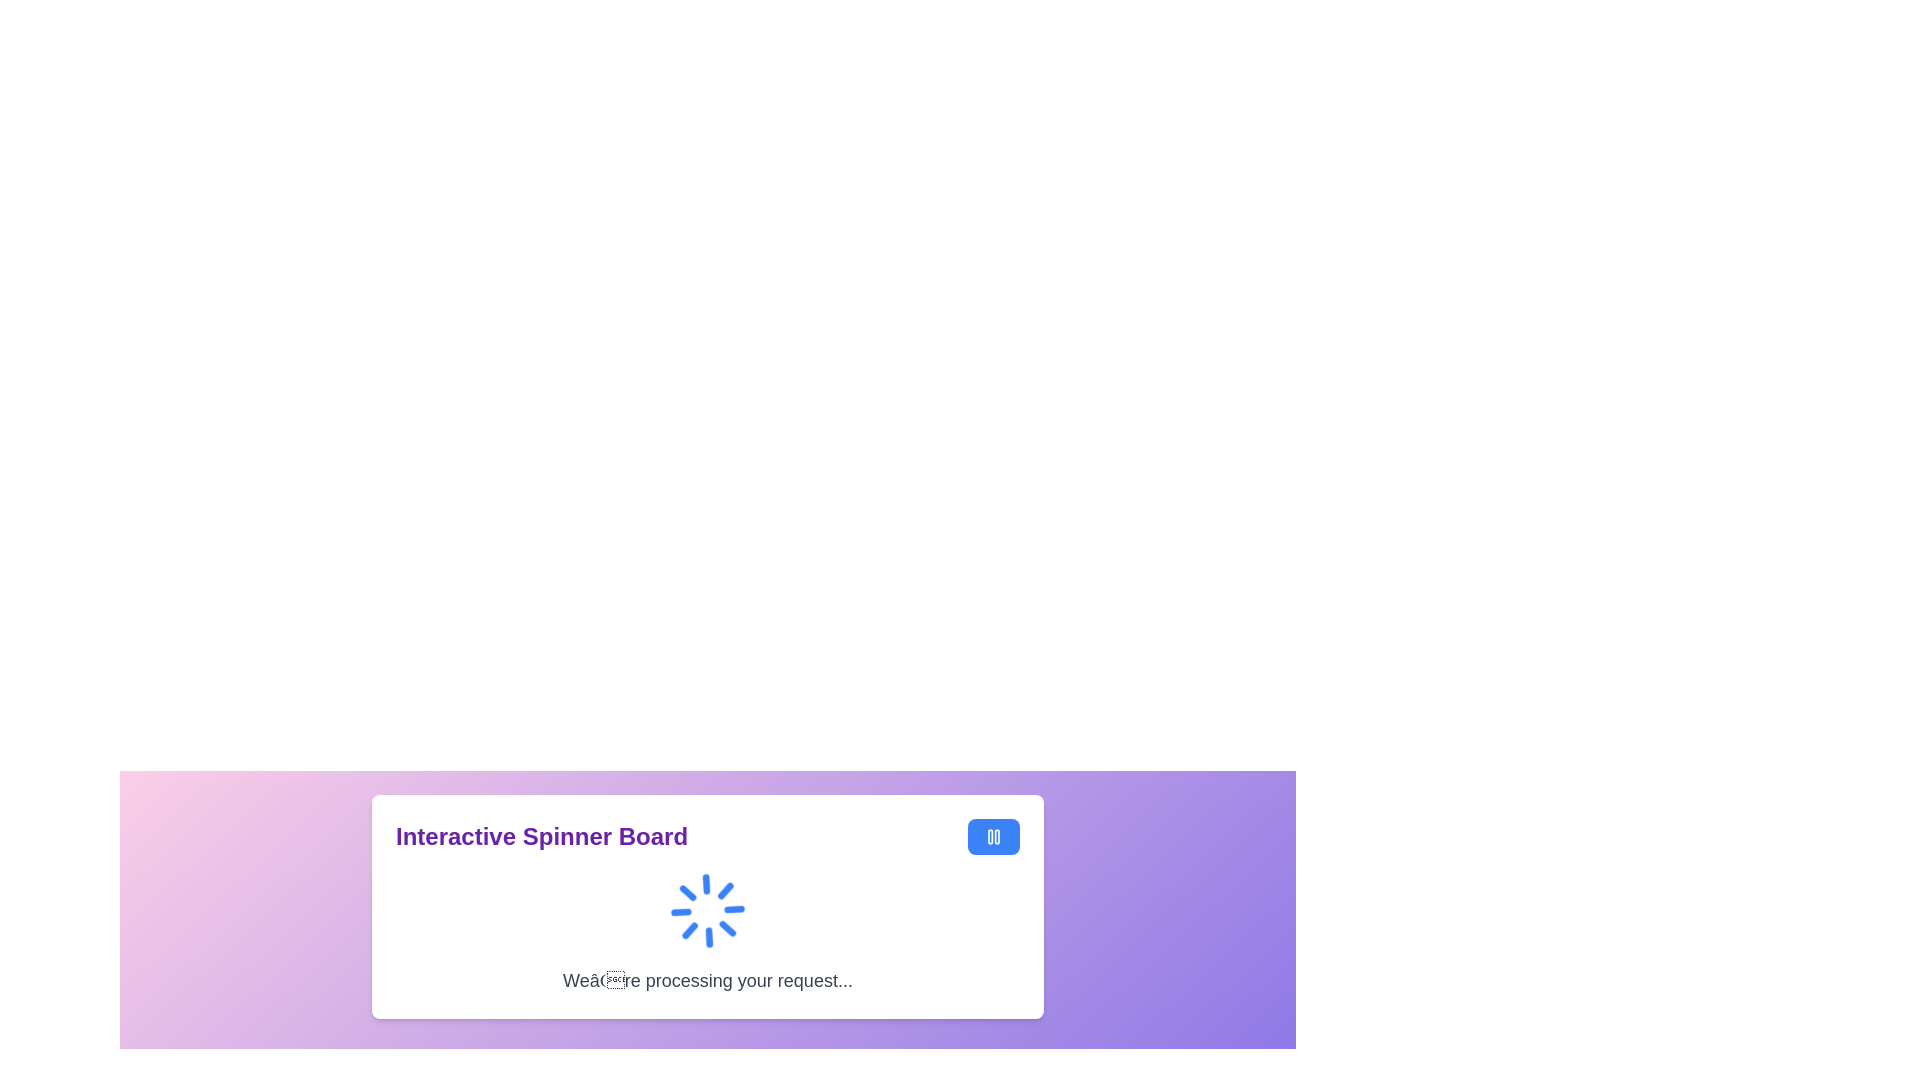  What do you see at coordinates (993, 837) in the screenshot?
I see `the pause icon, which consists of two vertical bars within a rounded rectangular blue button located in the top-right corner of a white card on a purple gradient background` at bounding box center [993, 837].